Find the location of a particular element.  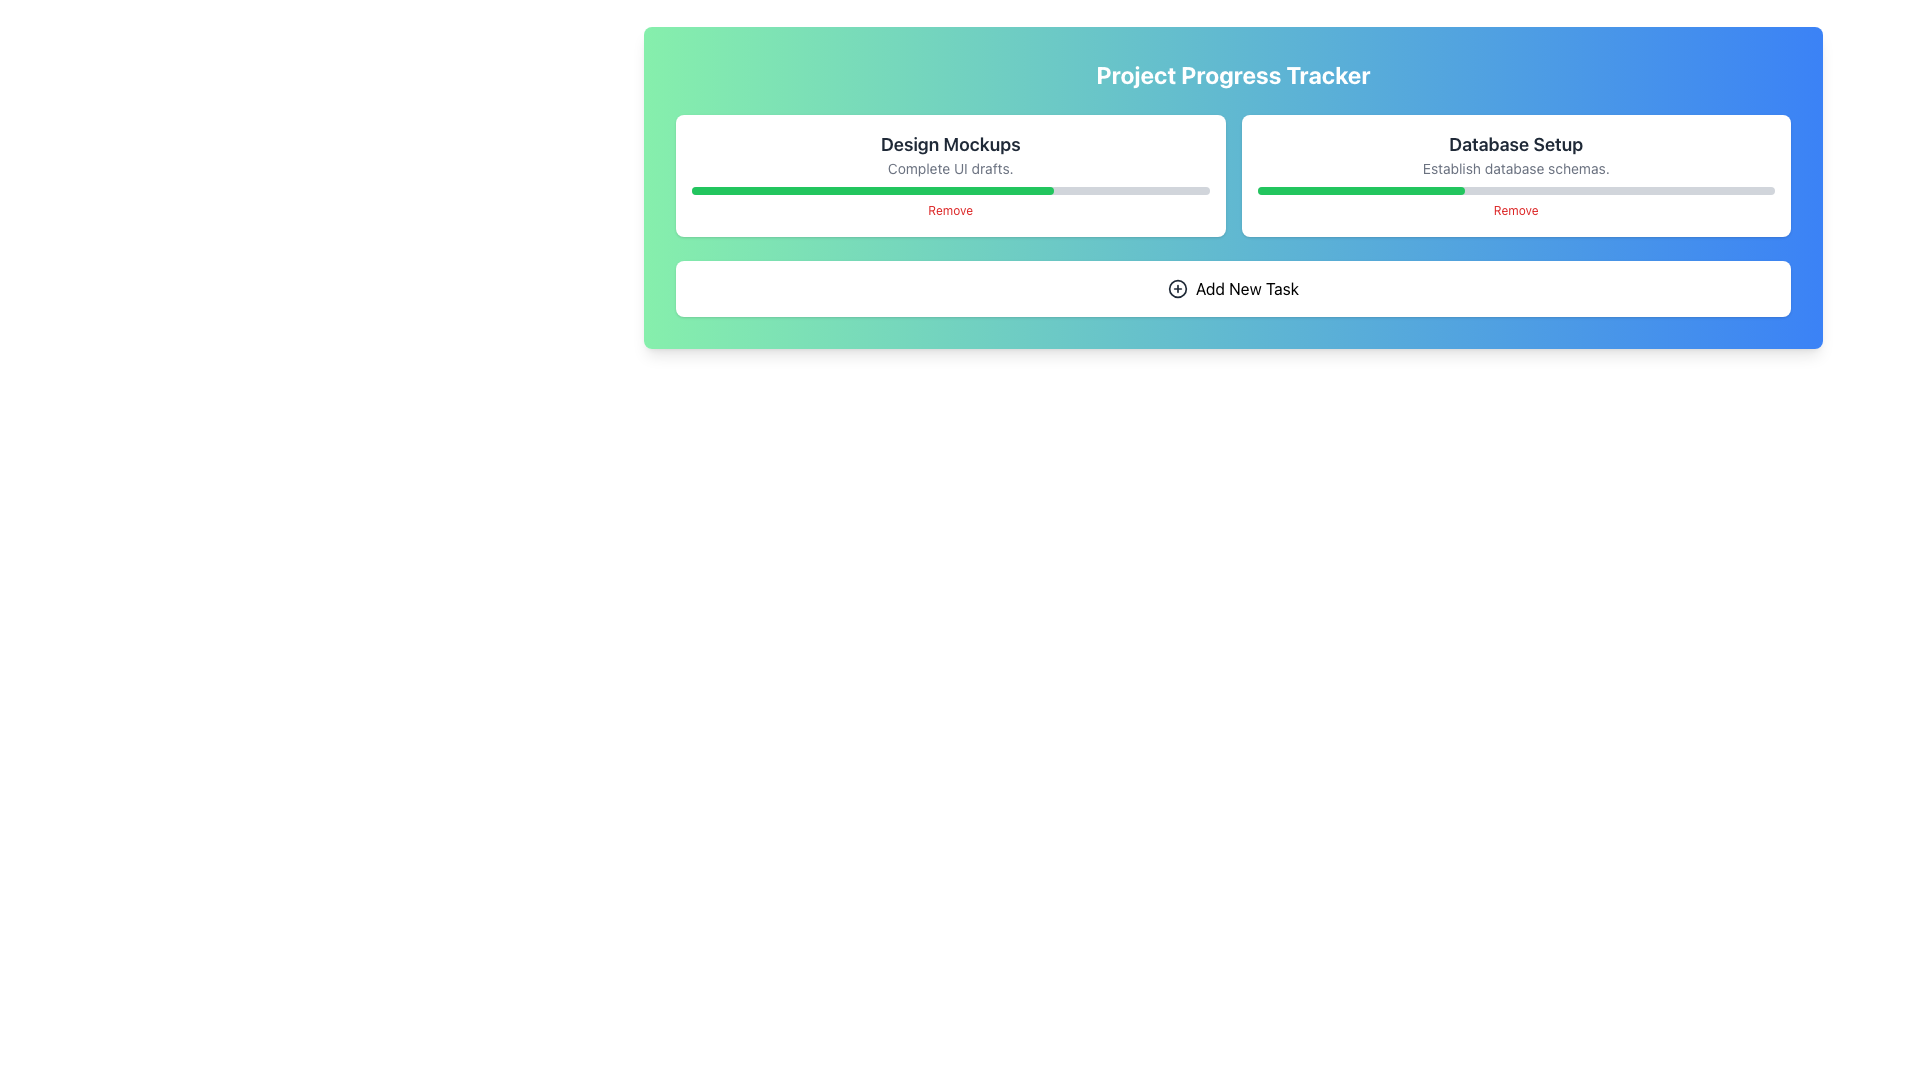

the circular outline icon representing the '+' icon within the 'Add New Task' section is located at coordinates (1177, 289).